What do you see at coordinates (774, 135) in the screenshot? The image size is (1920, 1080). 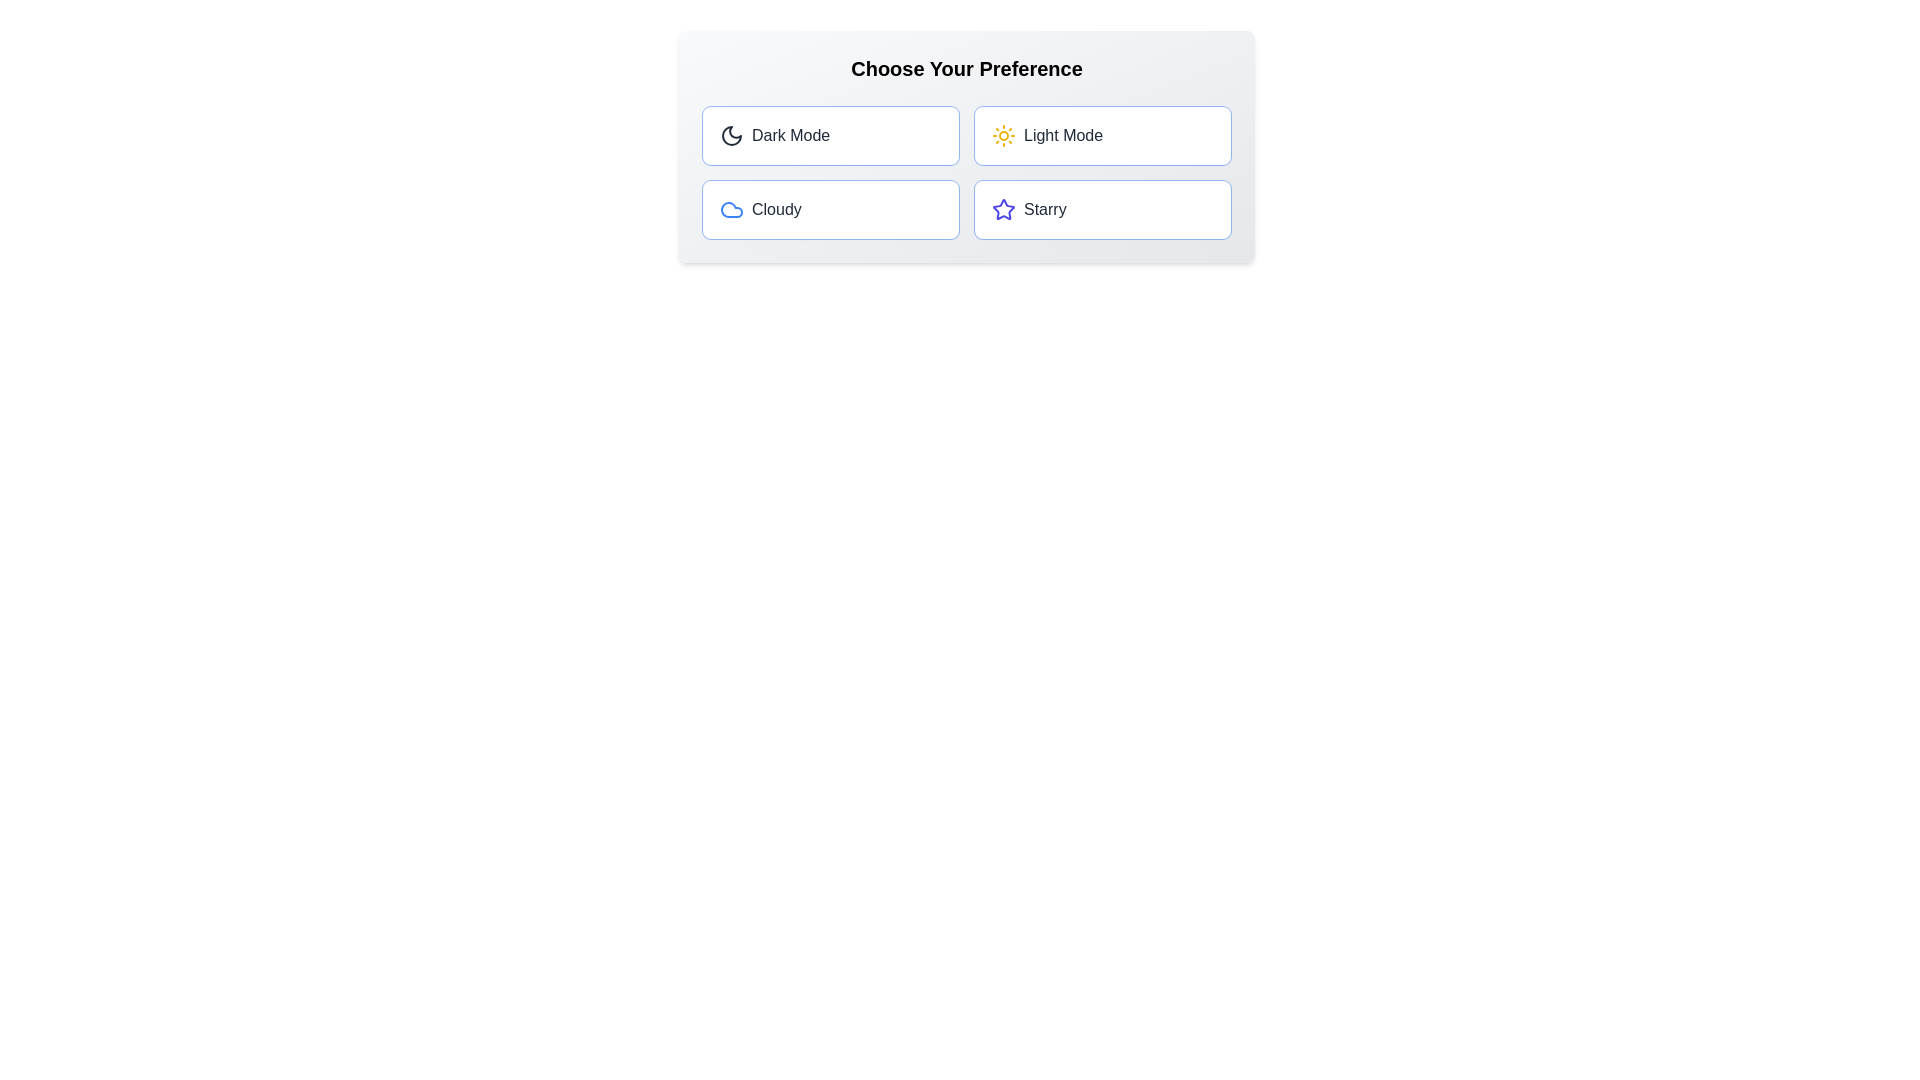 I see `the 'Dark Mode' button located in the top-left selection option of the grid menu under the 'Choose Your Preference' heading` at bounding box center [774, 135].